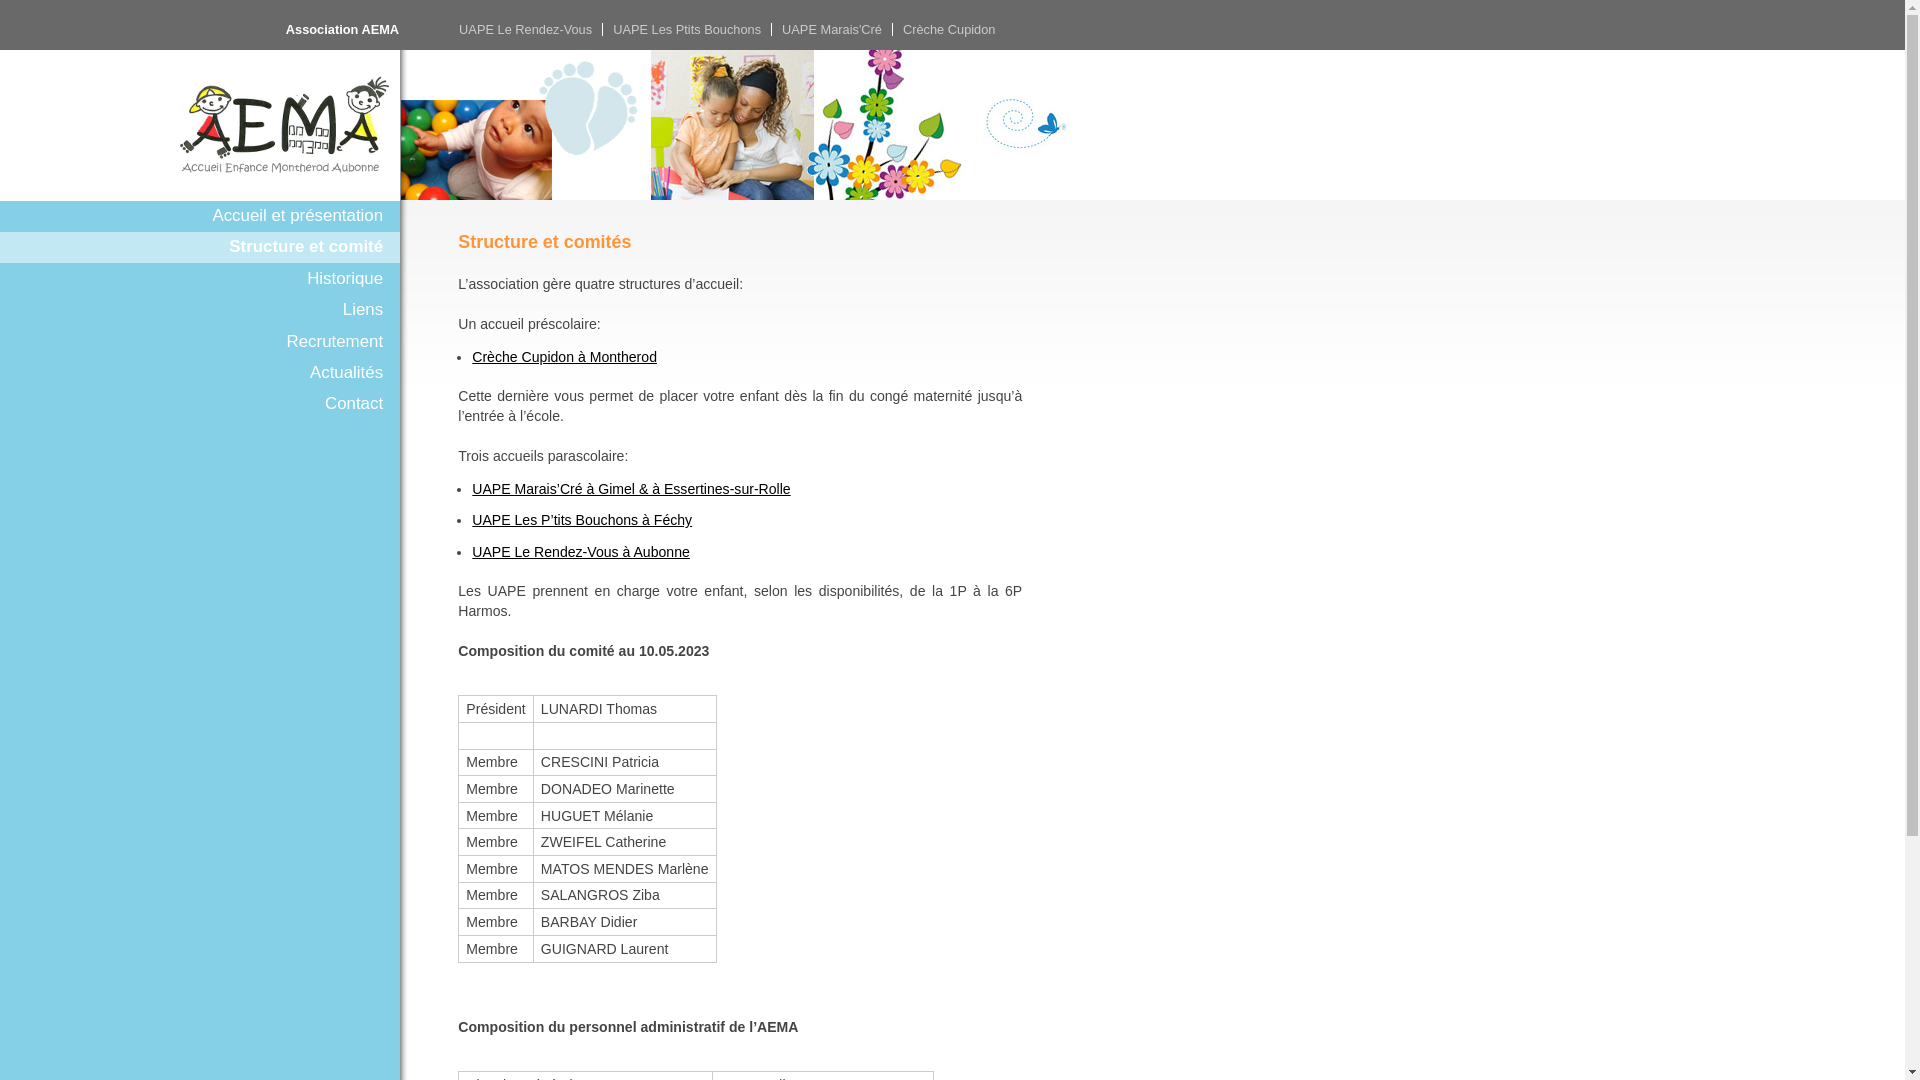 The height and width of the screenshot is (1080, 1920). I want to click on 'Historique', so click(200, 278).